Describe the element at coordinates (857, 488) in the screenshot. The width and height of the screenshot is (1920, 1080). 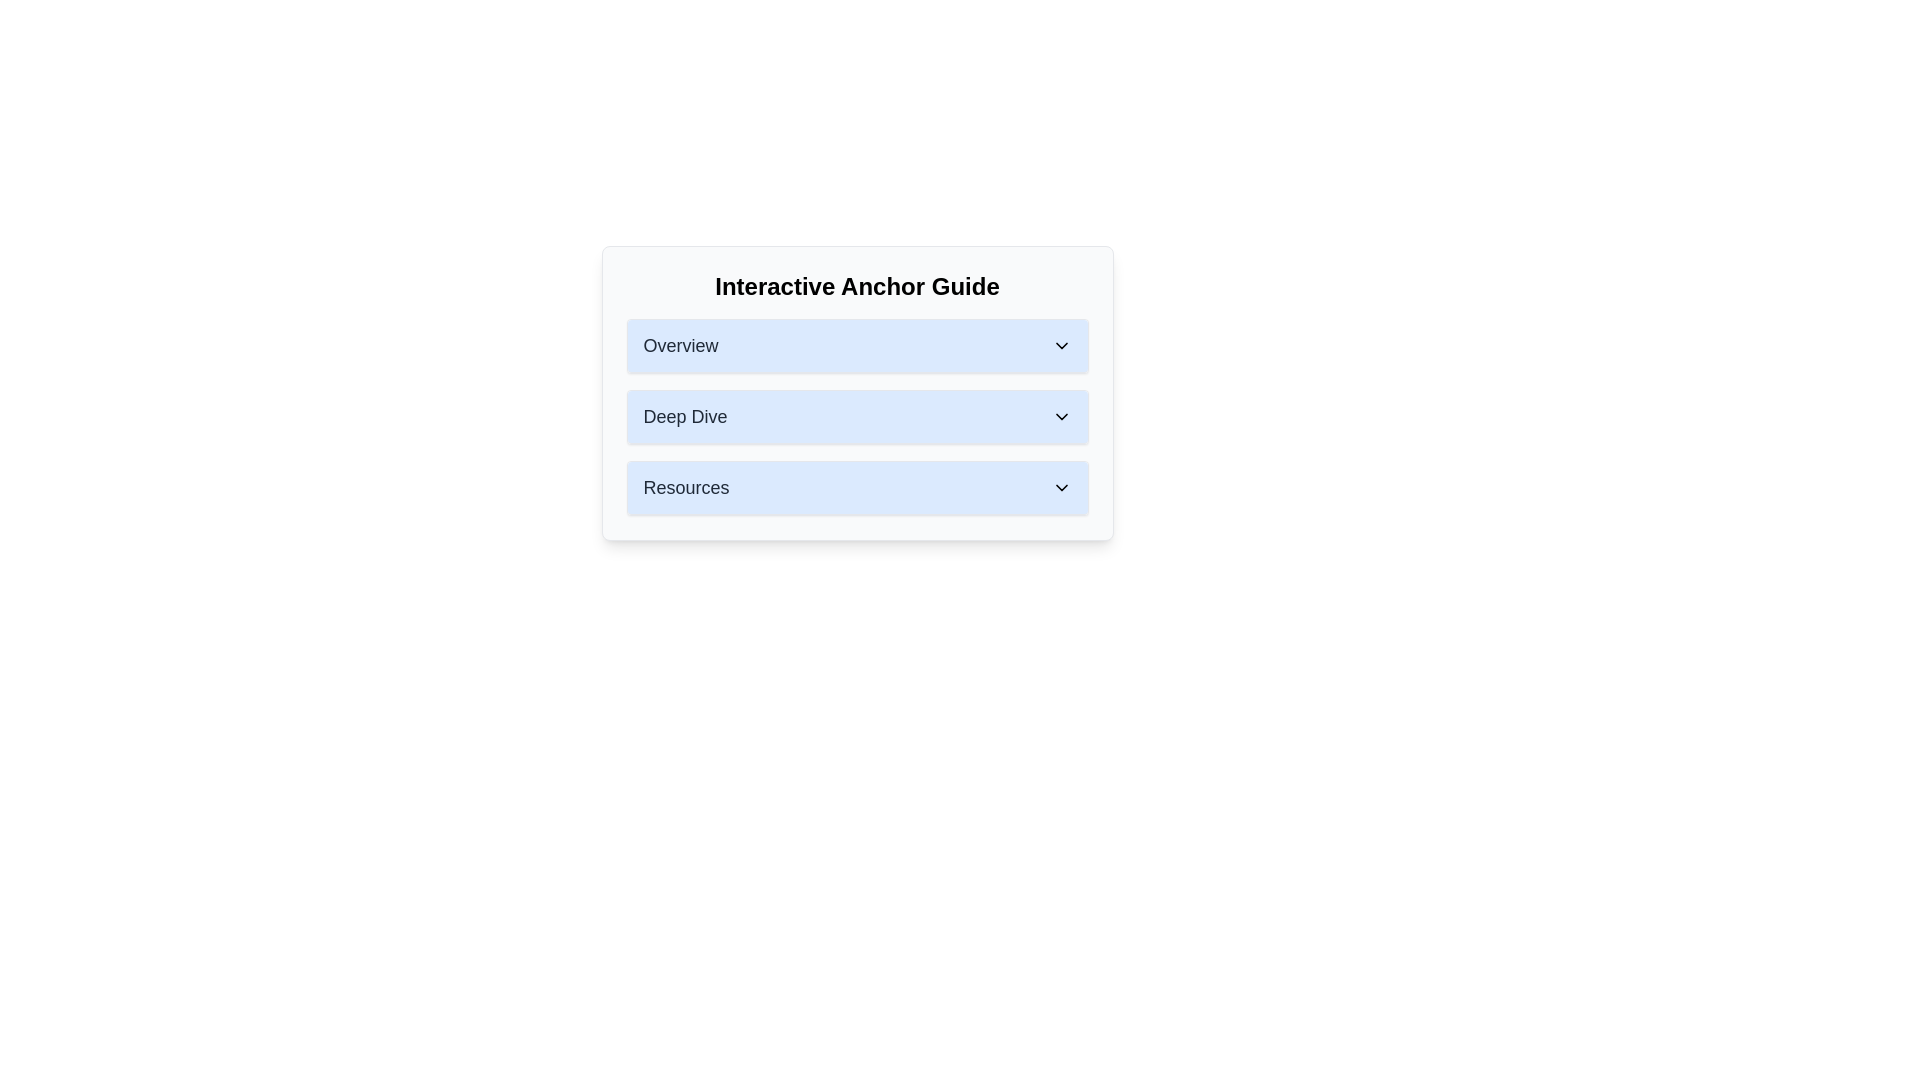
I see `the Dropdown menu button located below the 'Deep Dive' and 'Overview' elements` at that location.